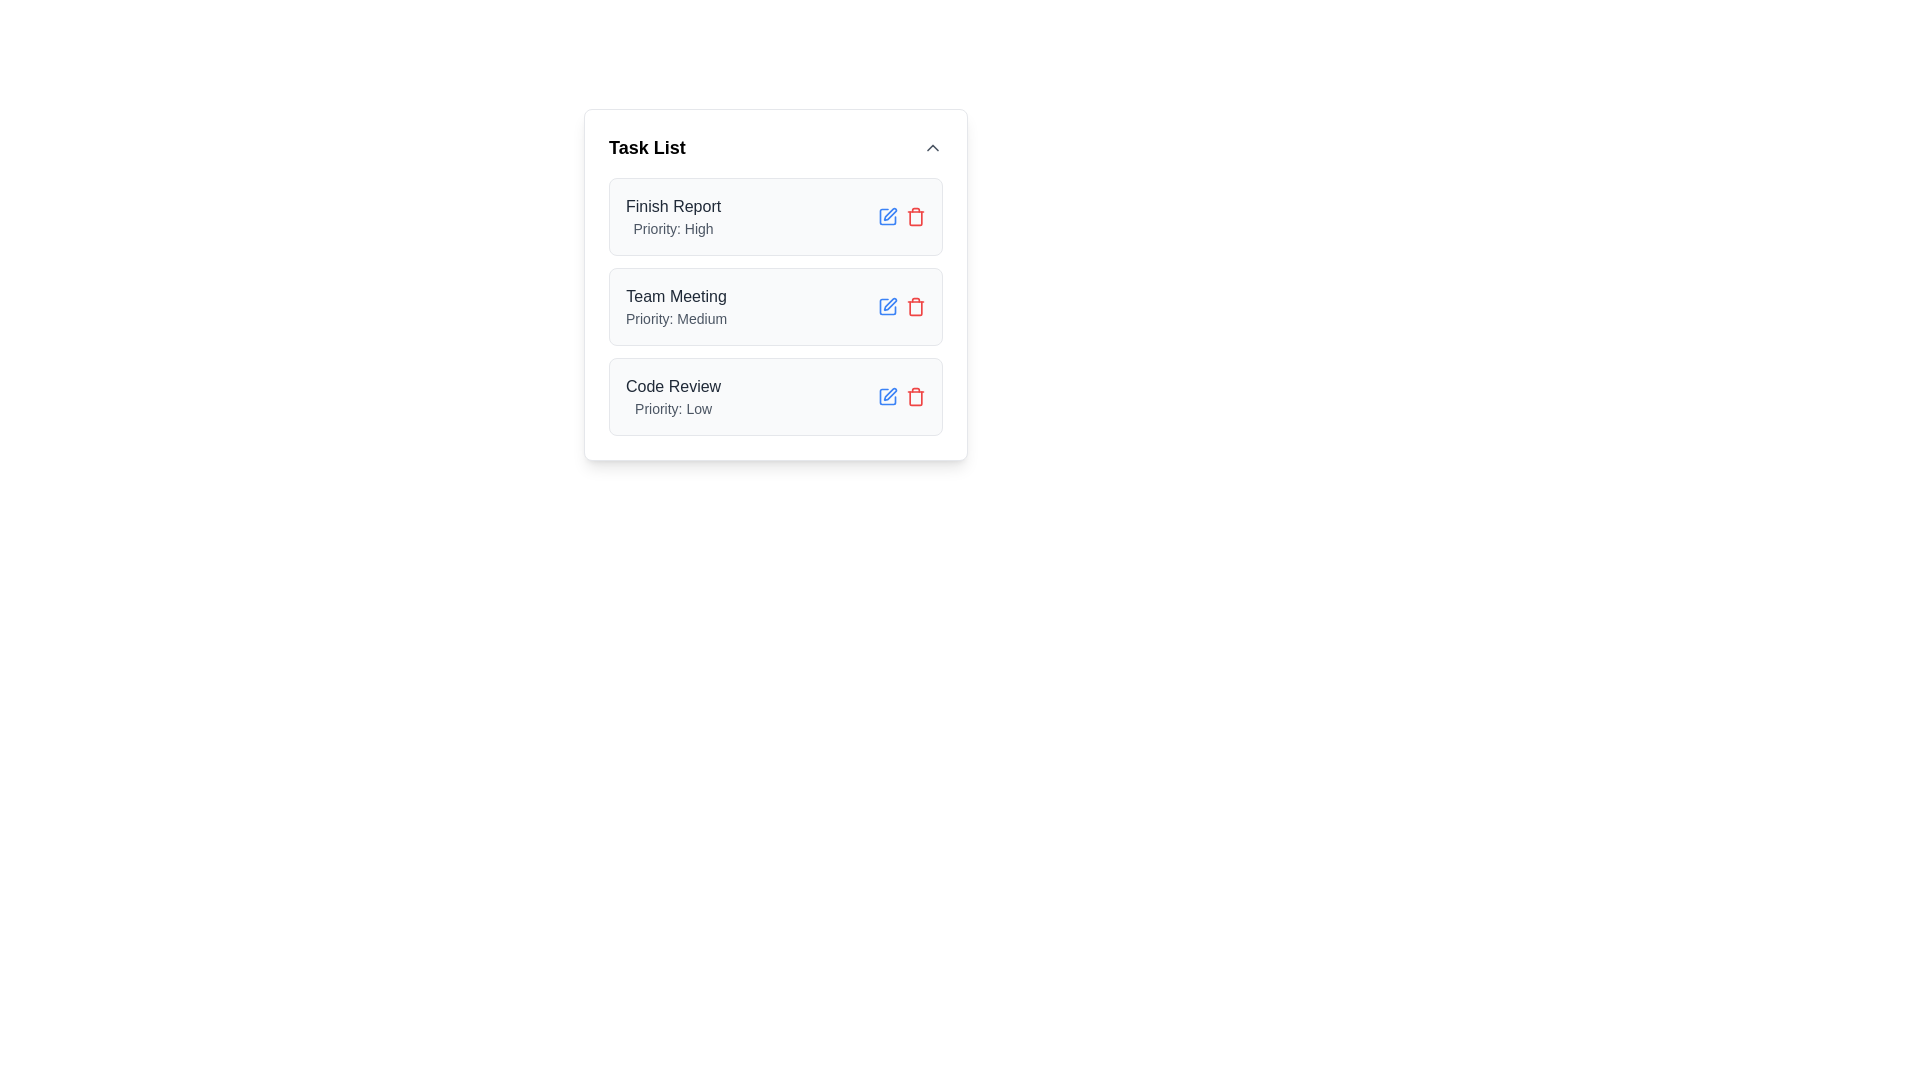  What do you see at coordinates (887, 397) in the screenshot?
I see `the edit button for the 'Code Review' task item` at bounding box center [887, 397].